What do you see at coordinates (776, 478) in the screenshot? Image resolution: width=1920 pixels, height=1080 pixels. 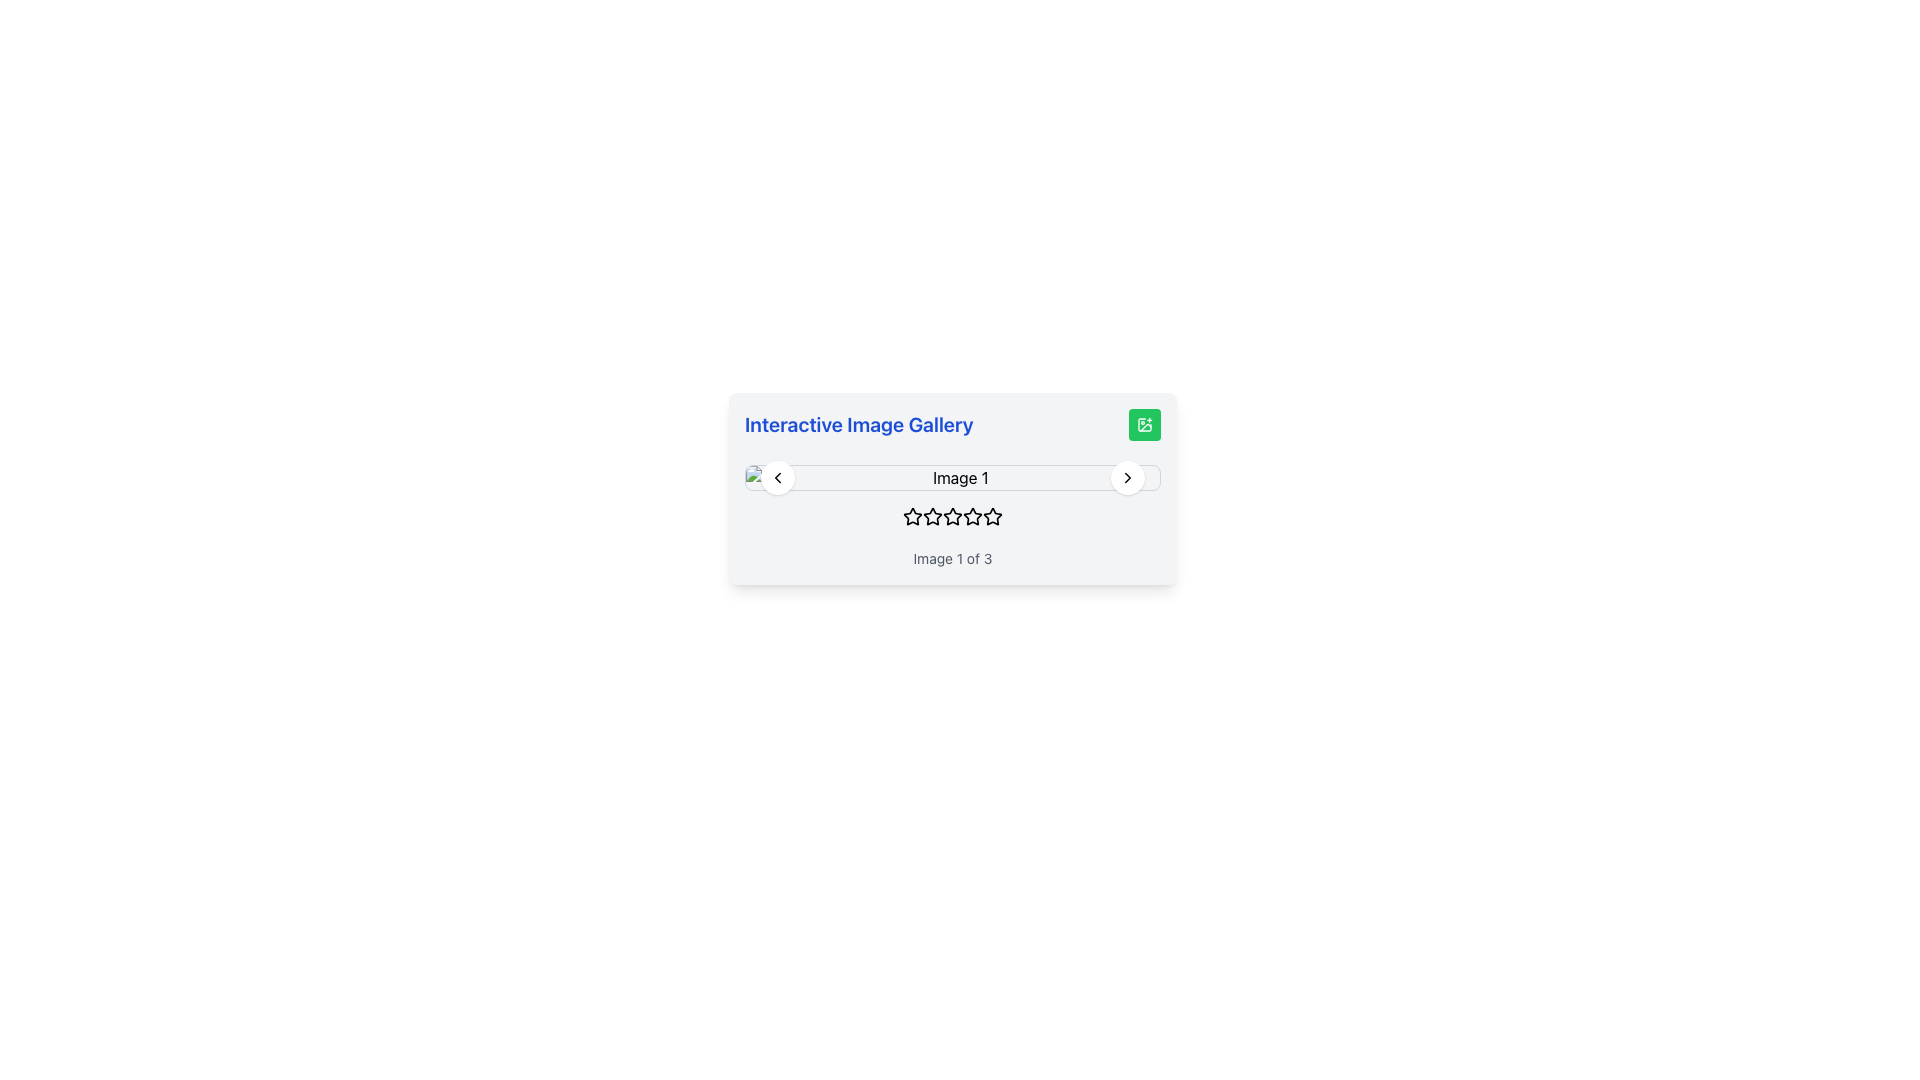 I see `the leftward navigation icon located within a circular button on the left-hand side of the horizontal navigation bar below the title 'Interactive Image Gallery'` at bounding box center [776, 478].